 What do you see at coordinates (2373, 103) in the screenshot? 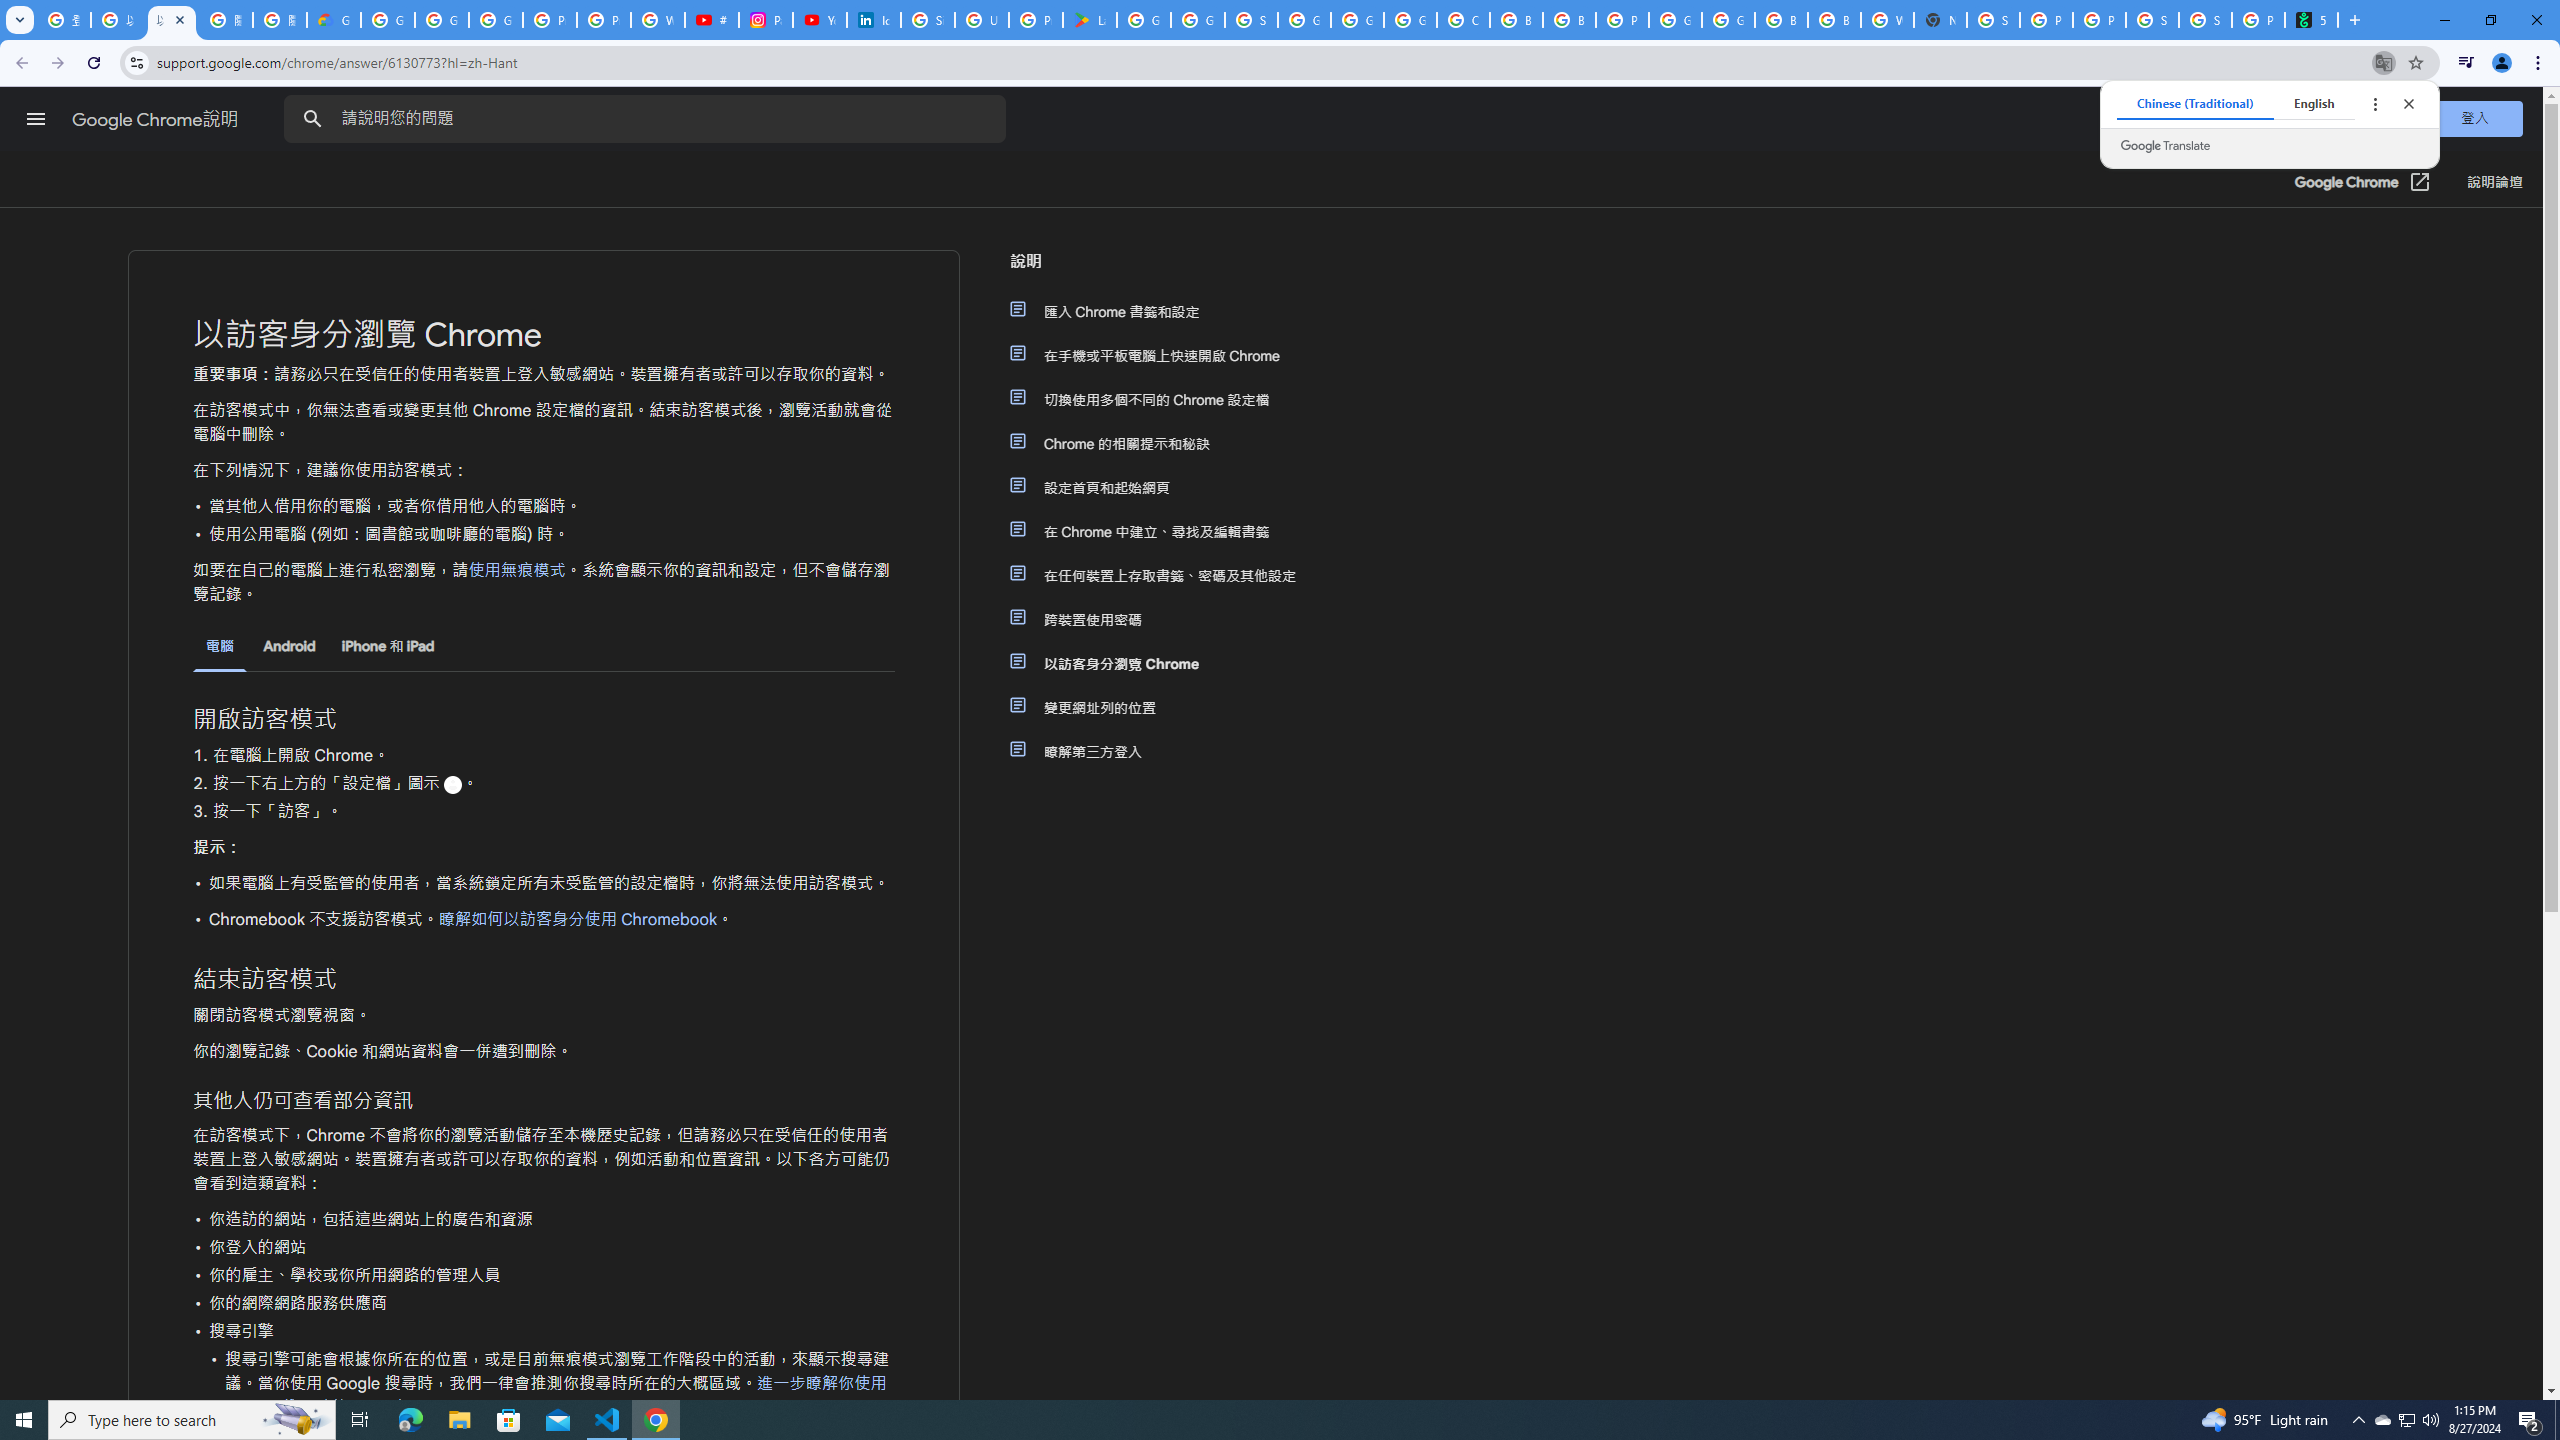
I see `'Translate options'` at bounding box center [2373, 103].